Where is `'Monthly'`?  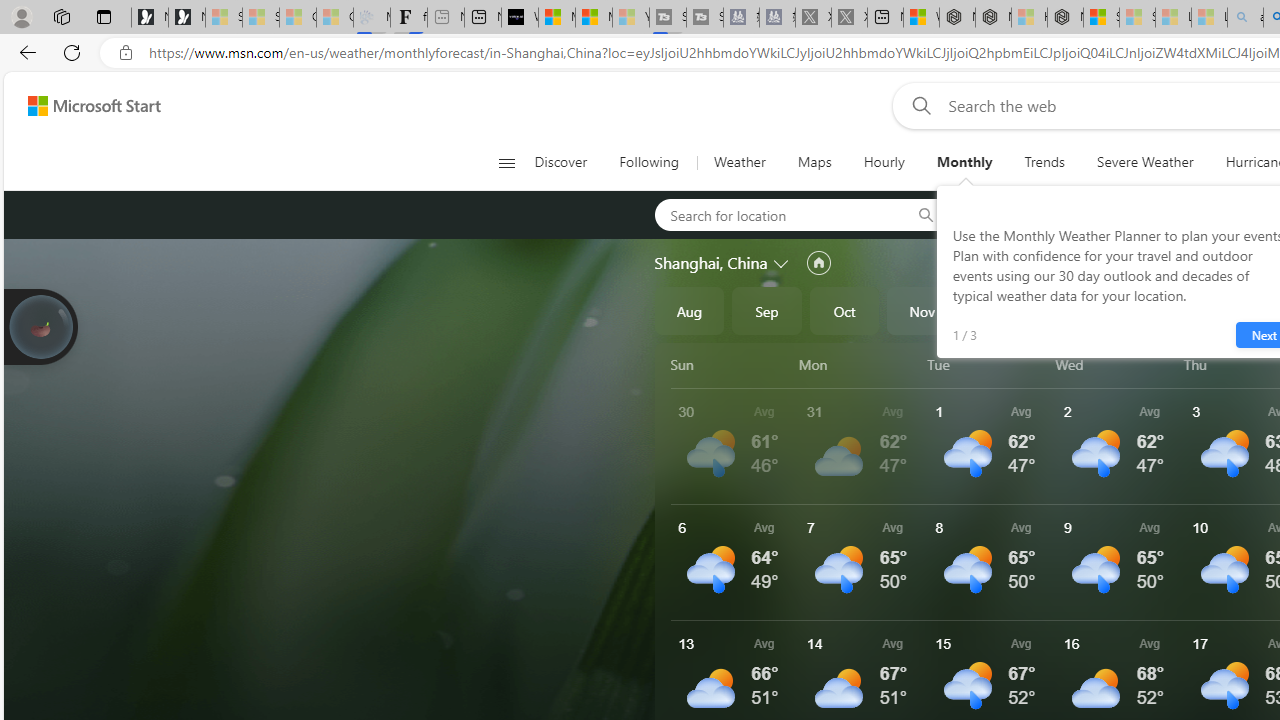
'Monthly' is located at coordinates (964, 162).